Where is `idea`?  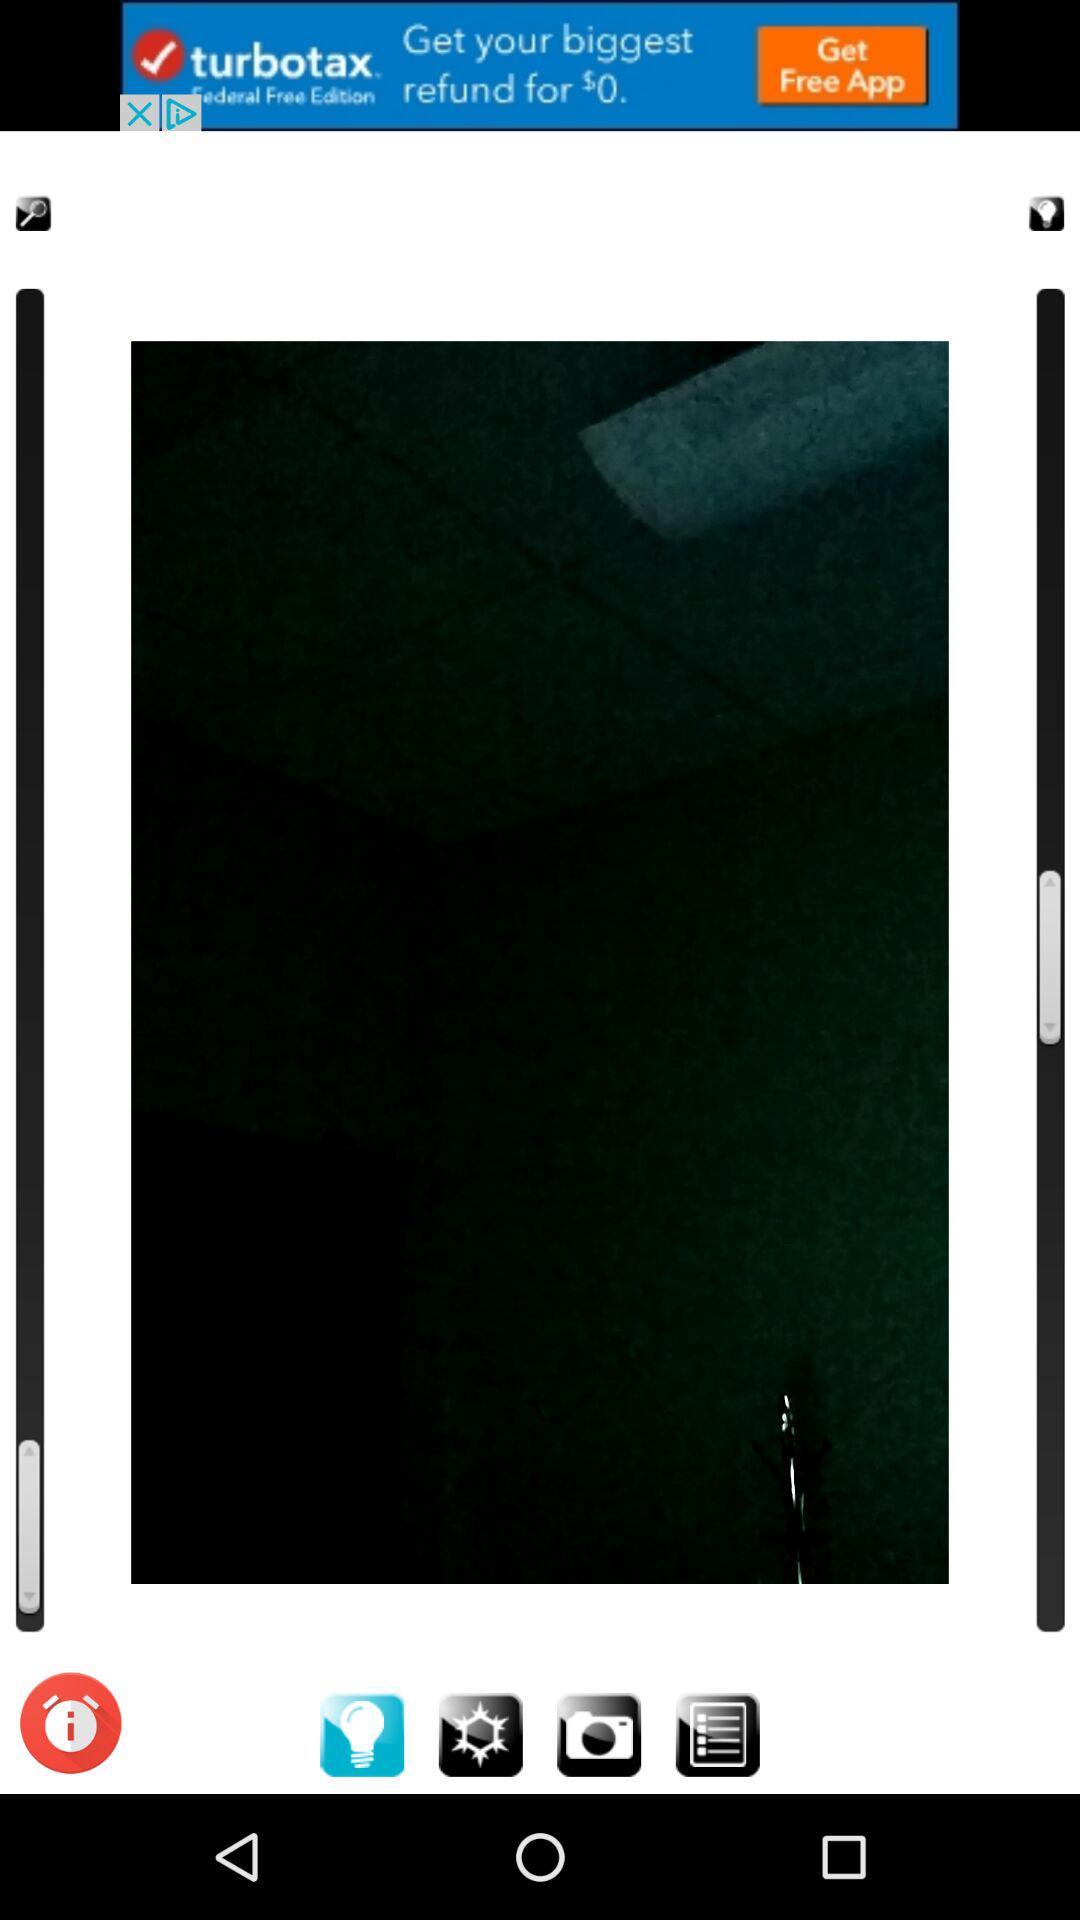
idea is located at coordinates (362, 1733).